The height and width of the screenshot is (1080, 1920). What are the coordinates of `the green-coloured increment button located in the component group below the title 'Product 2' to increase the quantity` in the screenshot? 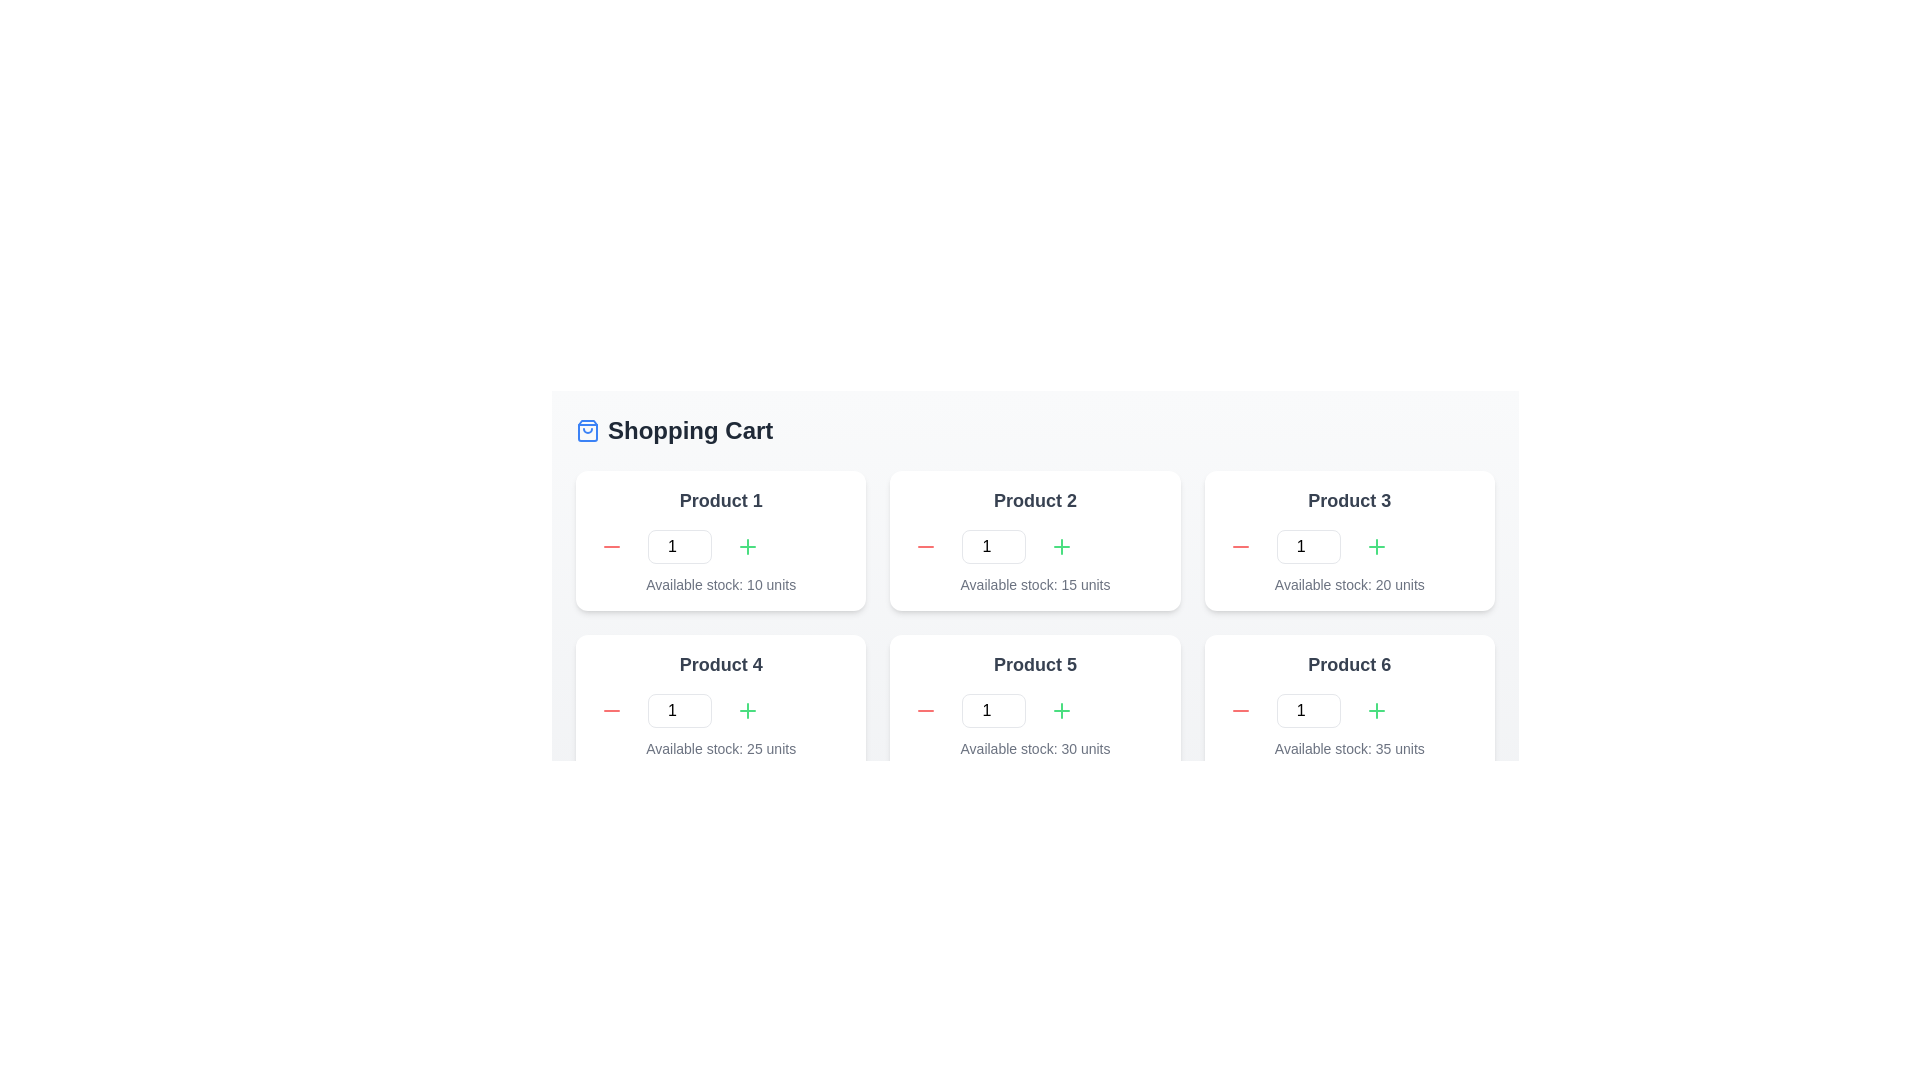 It's located at (1035, 547).